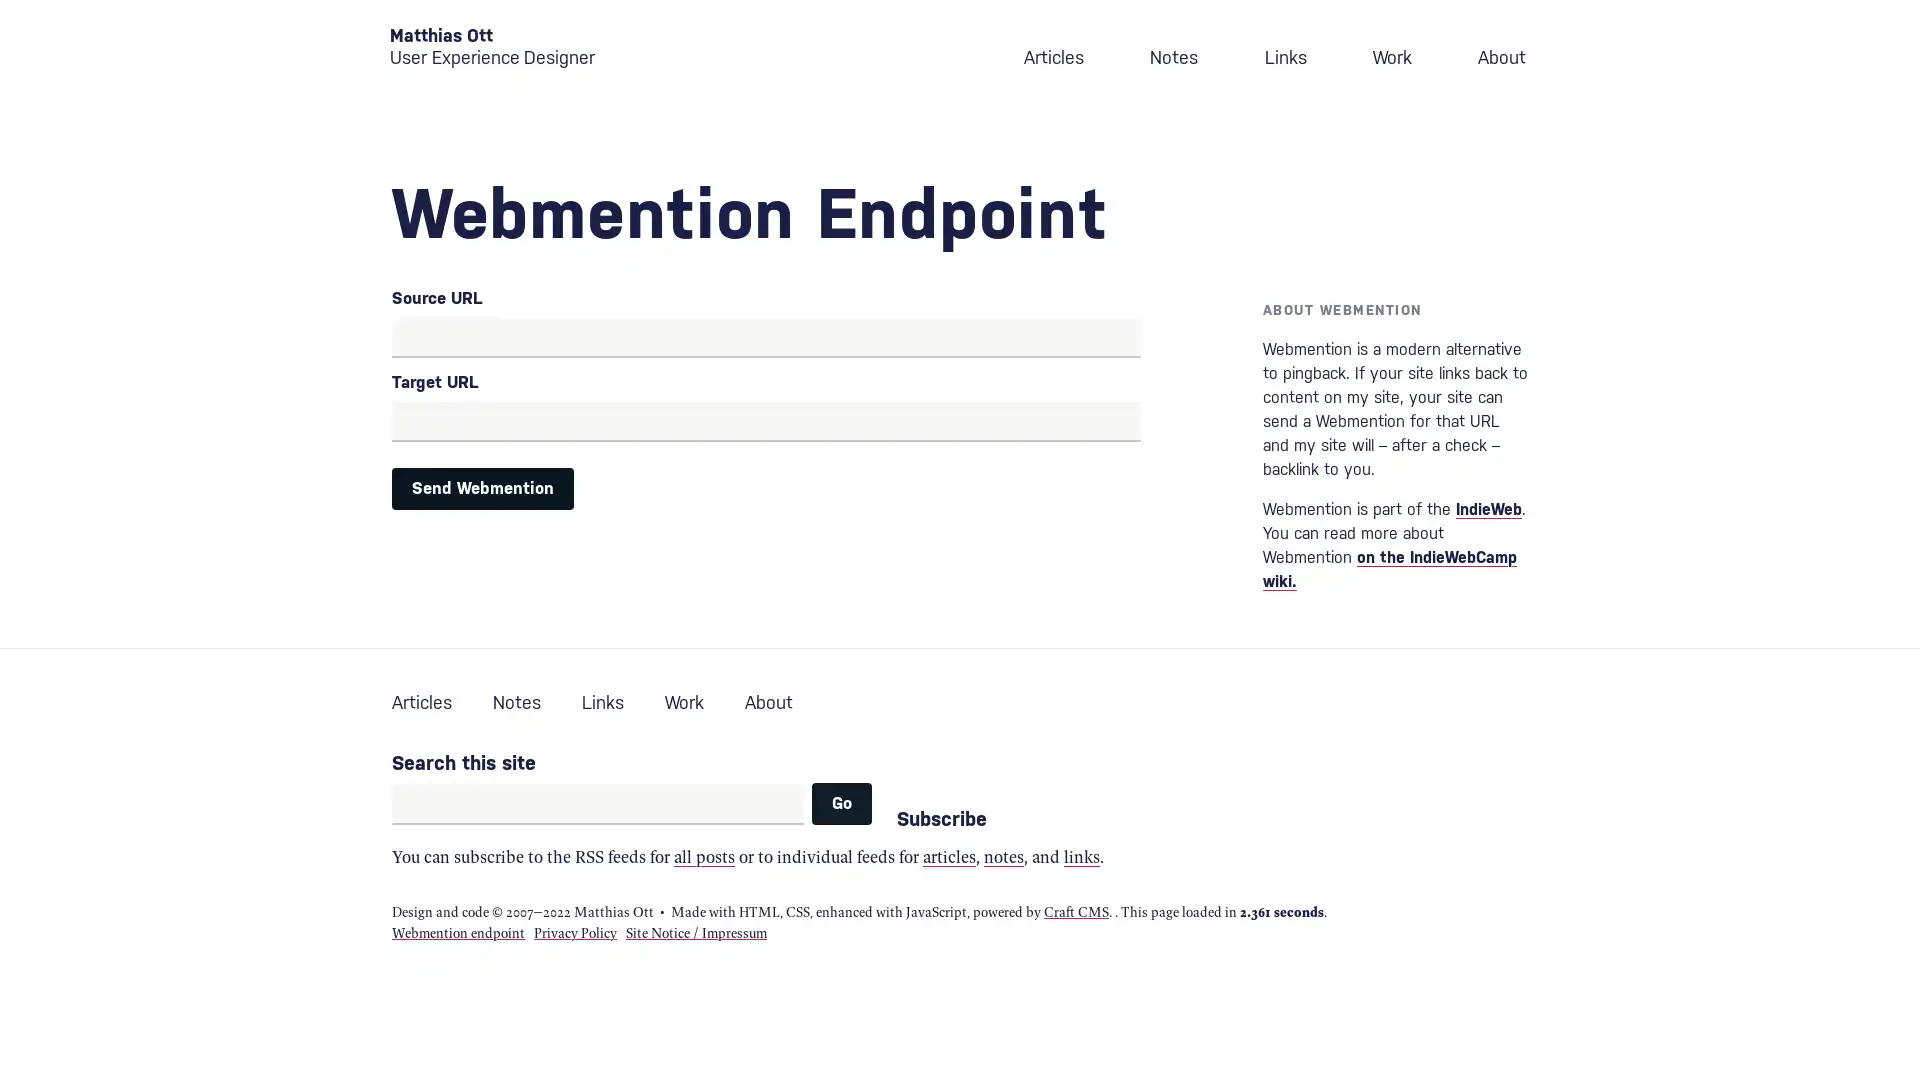  I want to click on Go, so click(841, 802).